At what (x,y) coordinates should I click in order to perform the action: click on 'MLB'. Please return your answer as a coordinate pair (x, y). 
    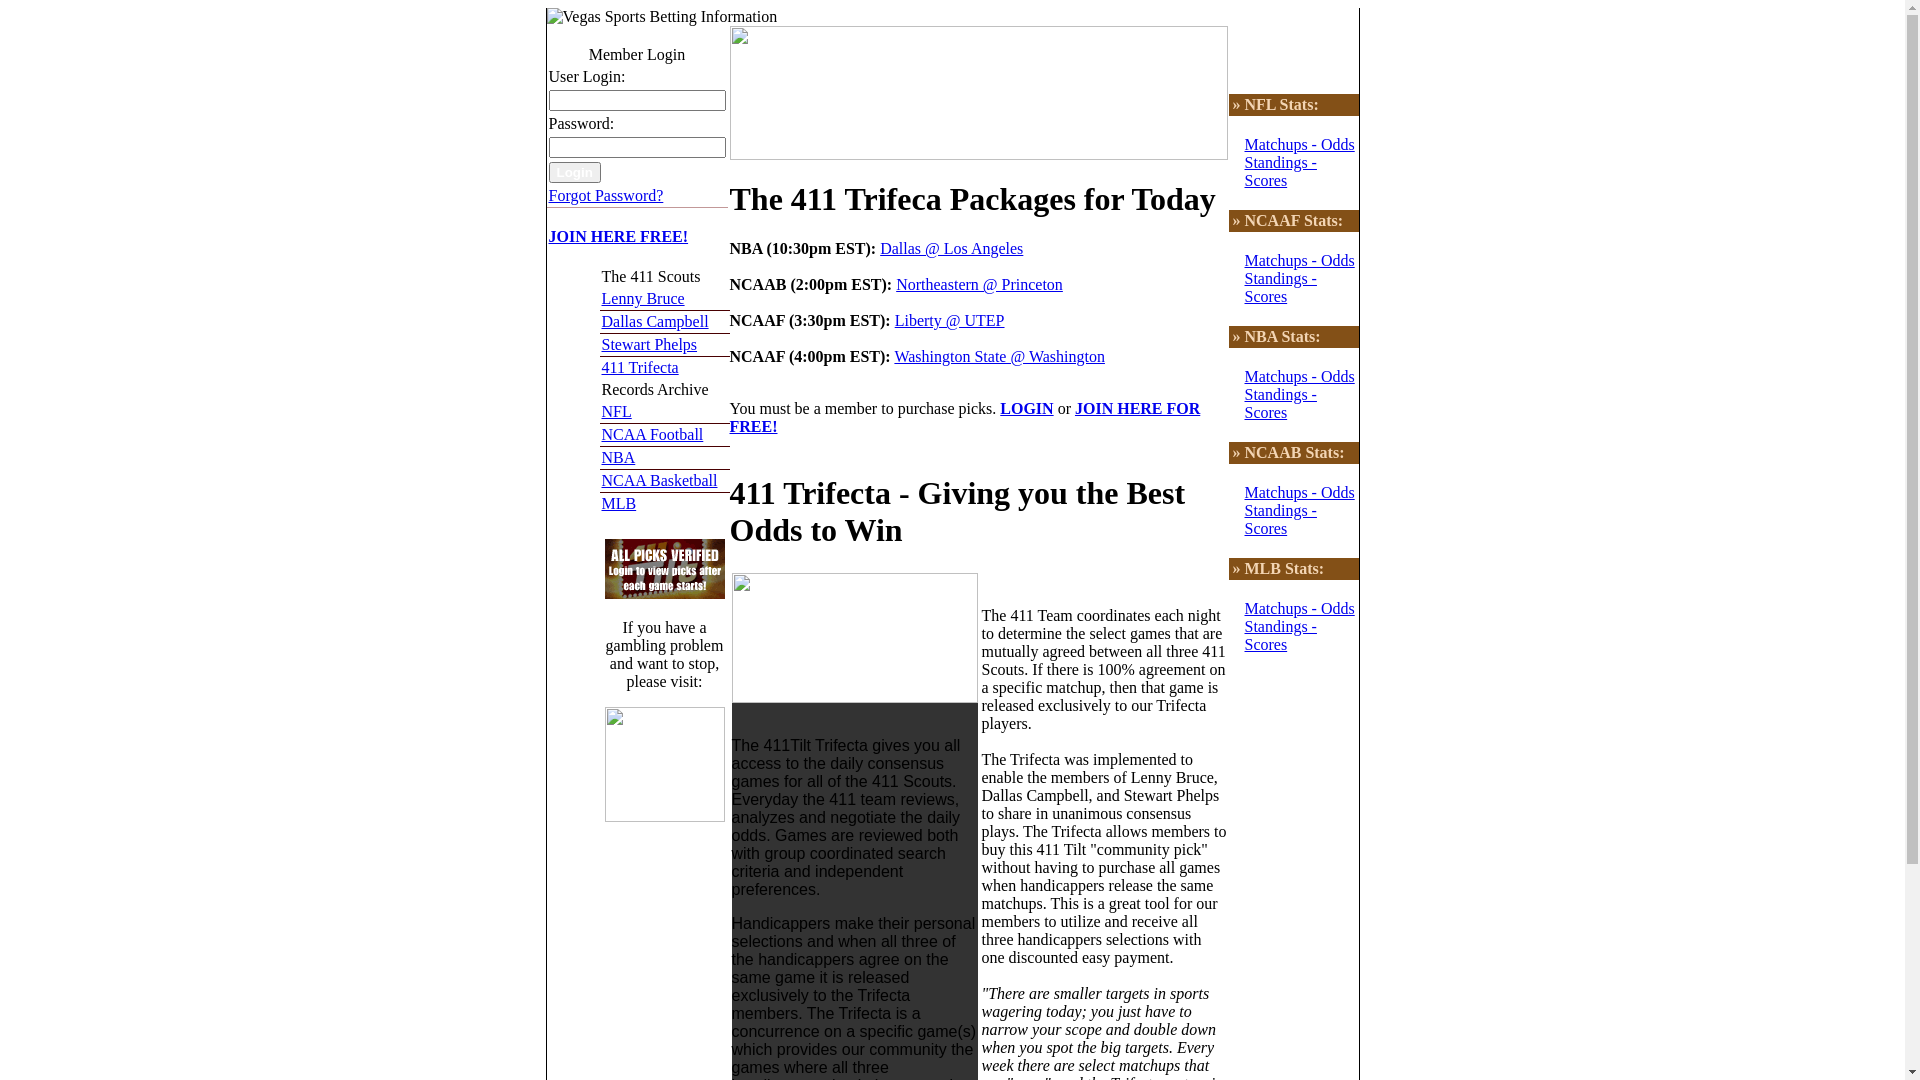
    Looking at the image, I should click on (618, 502).